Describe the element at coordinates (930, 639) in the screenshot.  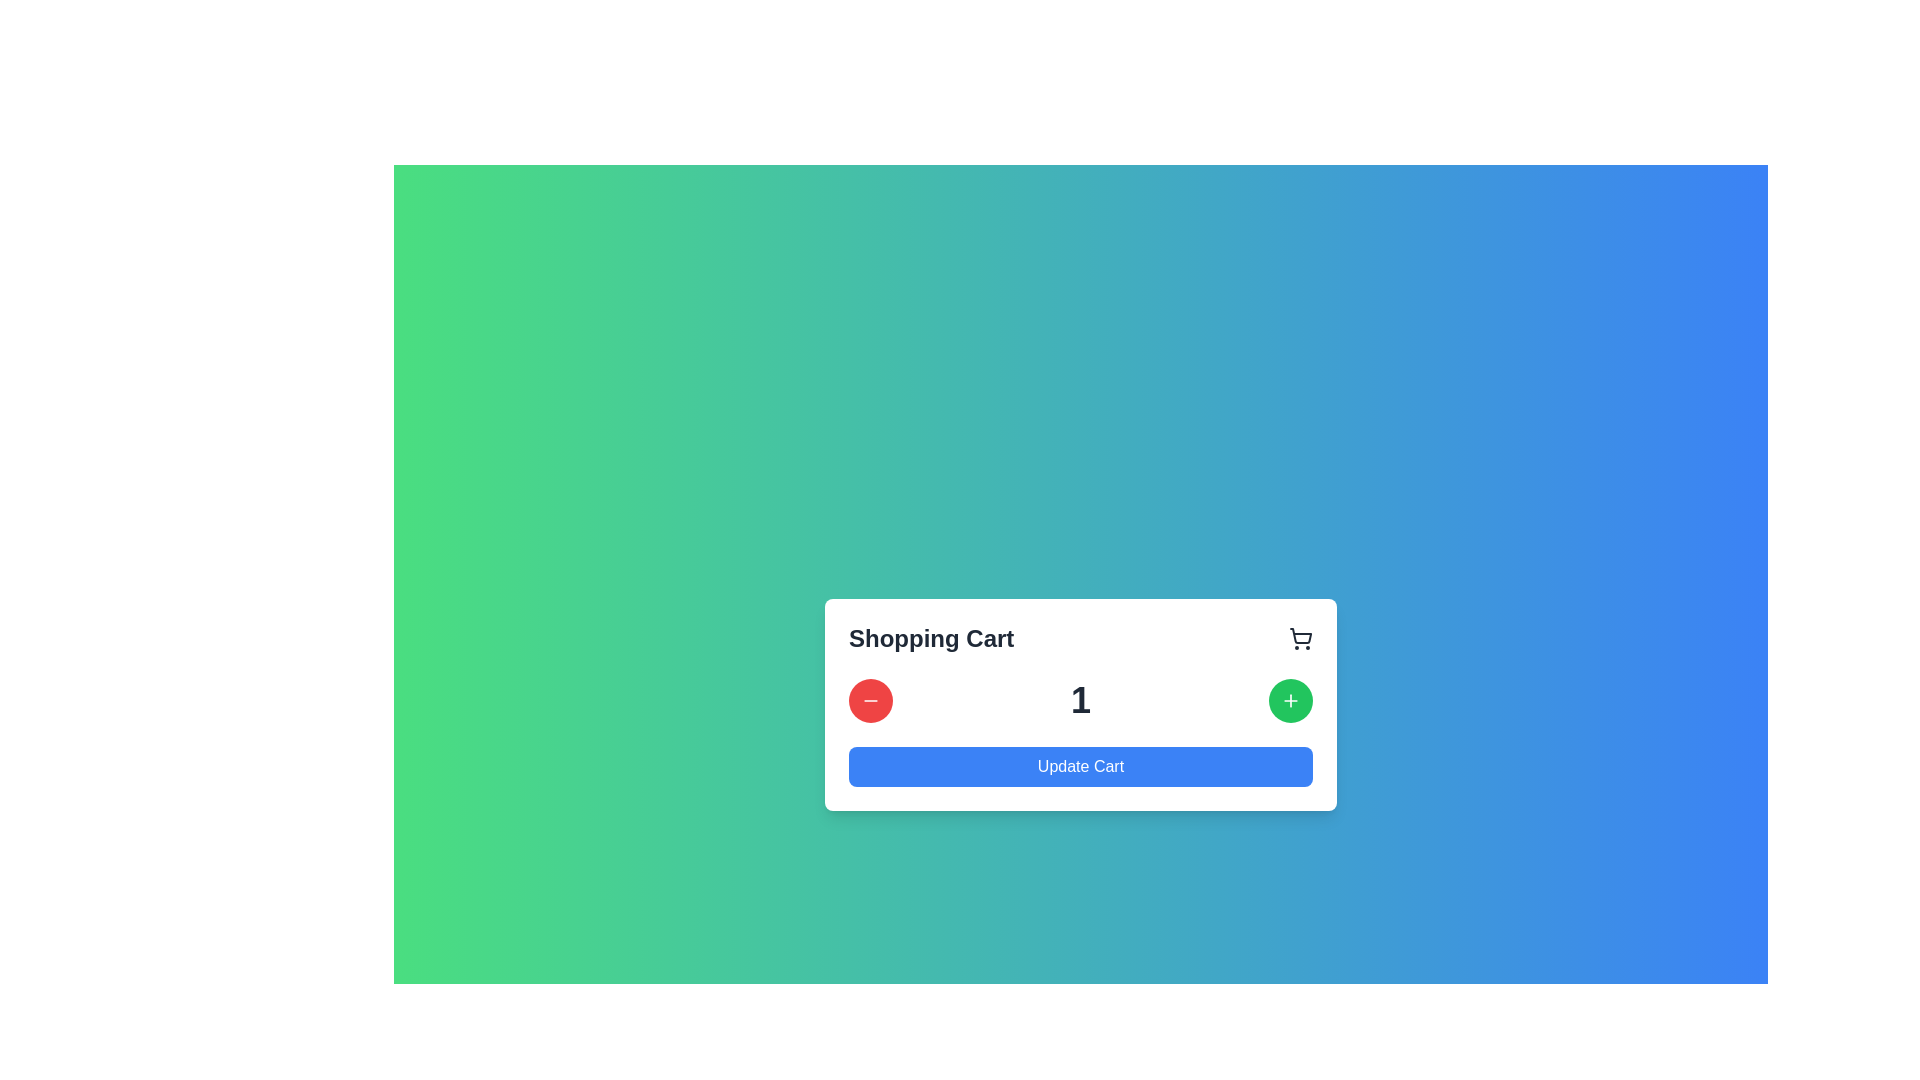
I see `the 'Shopping Cart' text label, which is prominently displayed in bold, large black font at the top-left corner of the cart interface` at that location.